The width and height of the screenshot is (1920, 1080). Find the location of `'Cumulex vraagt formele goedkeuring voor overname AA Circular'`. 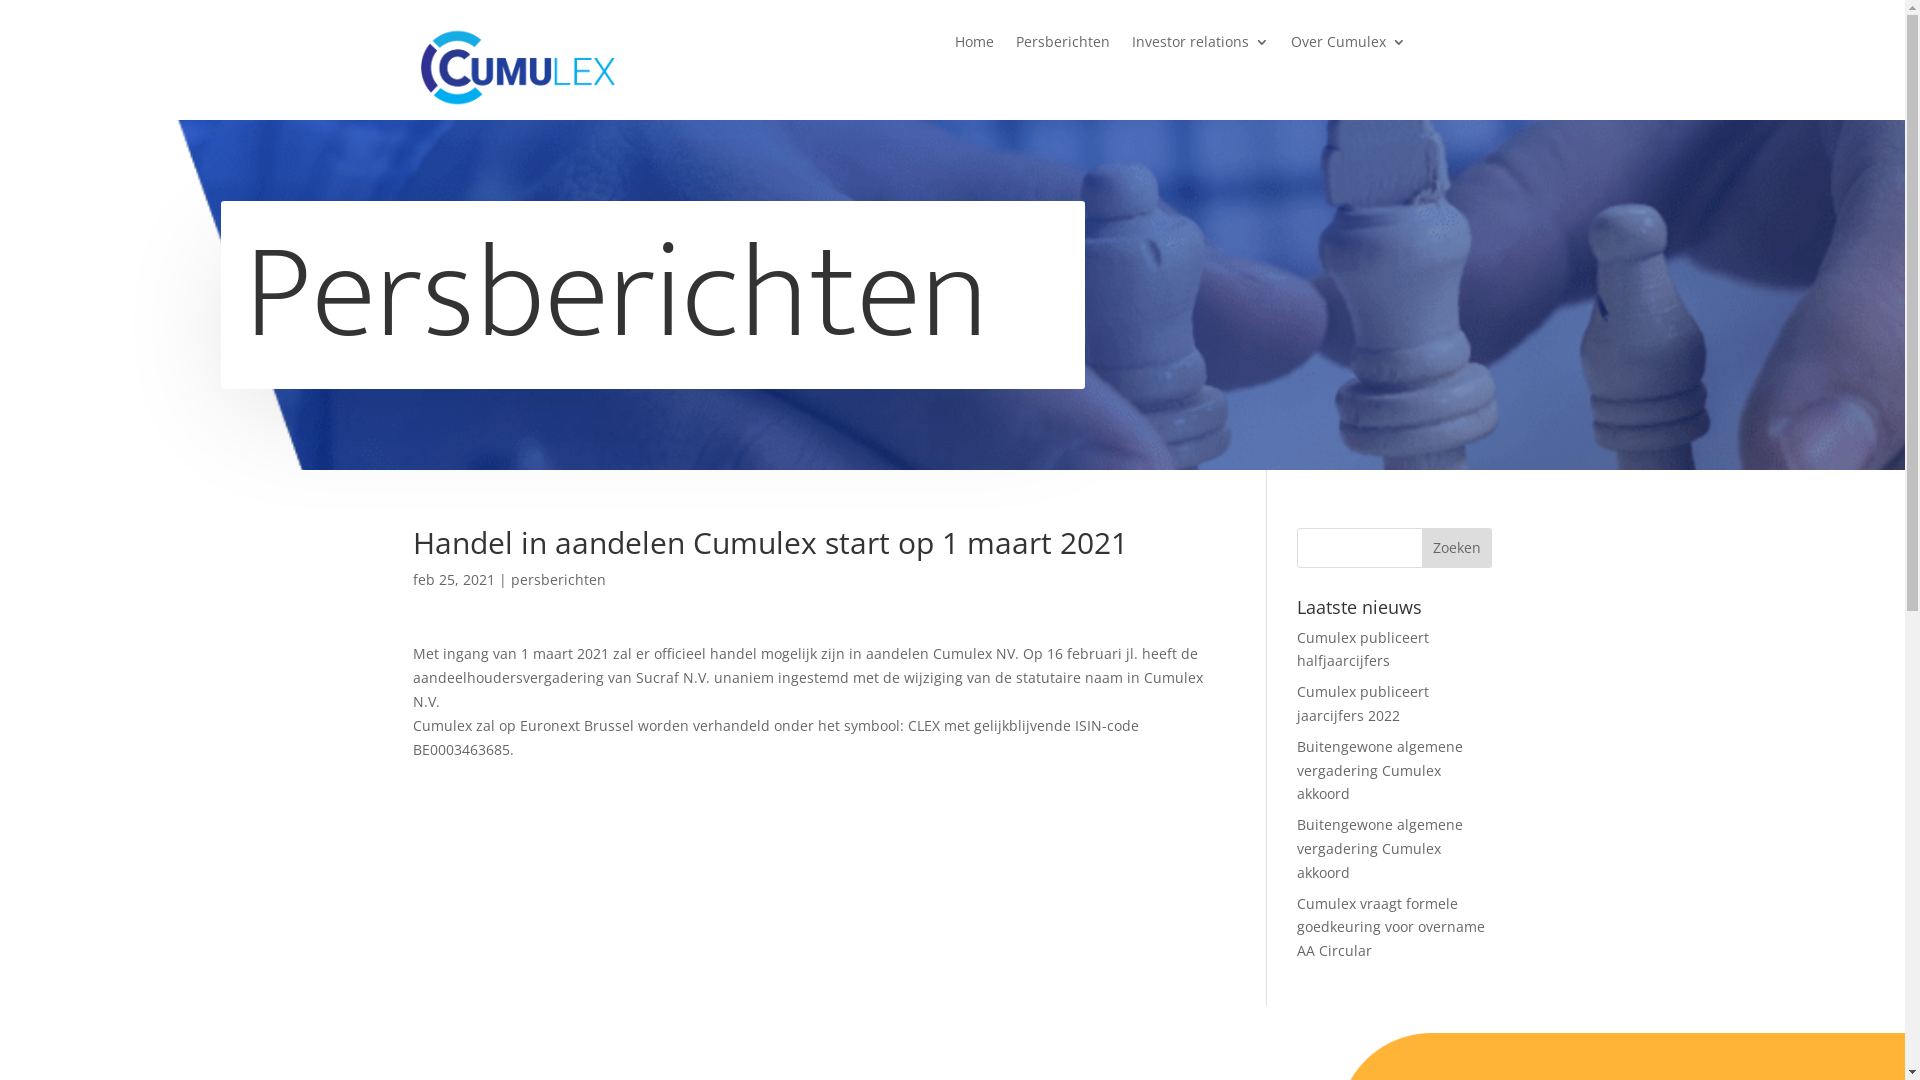

'Cumulex vraagt formele goedkeuring voor overname AA Circular' is located at coordinates (1390, 927).